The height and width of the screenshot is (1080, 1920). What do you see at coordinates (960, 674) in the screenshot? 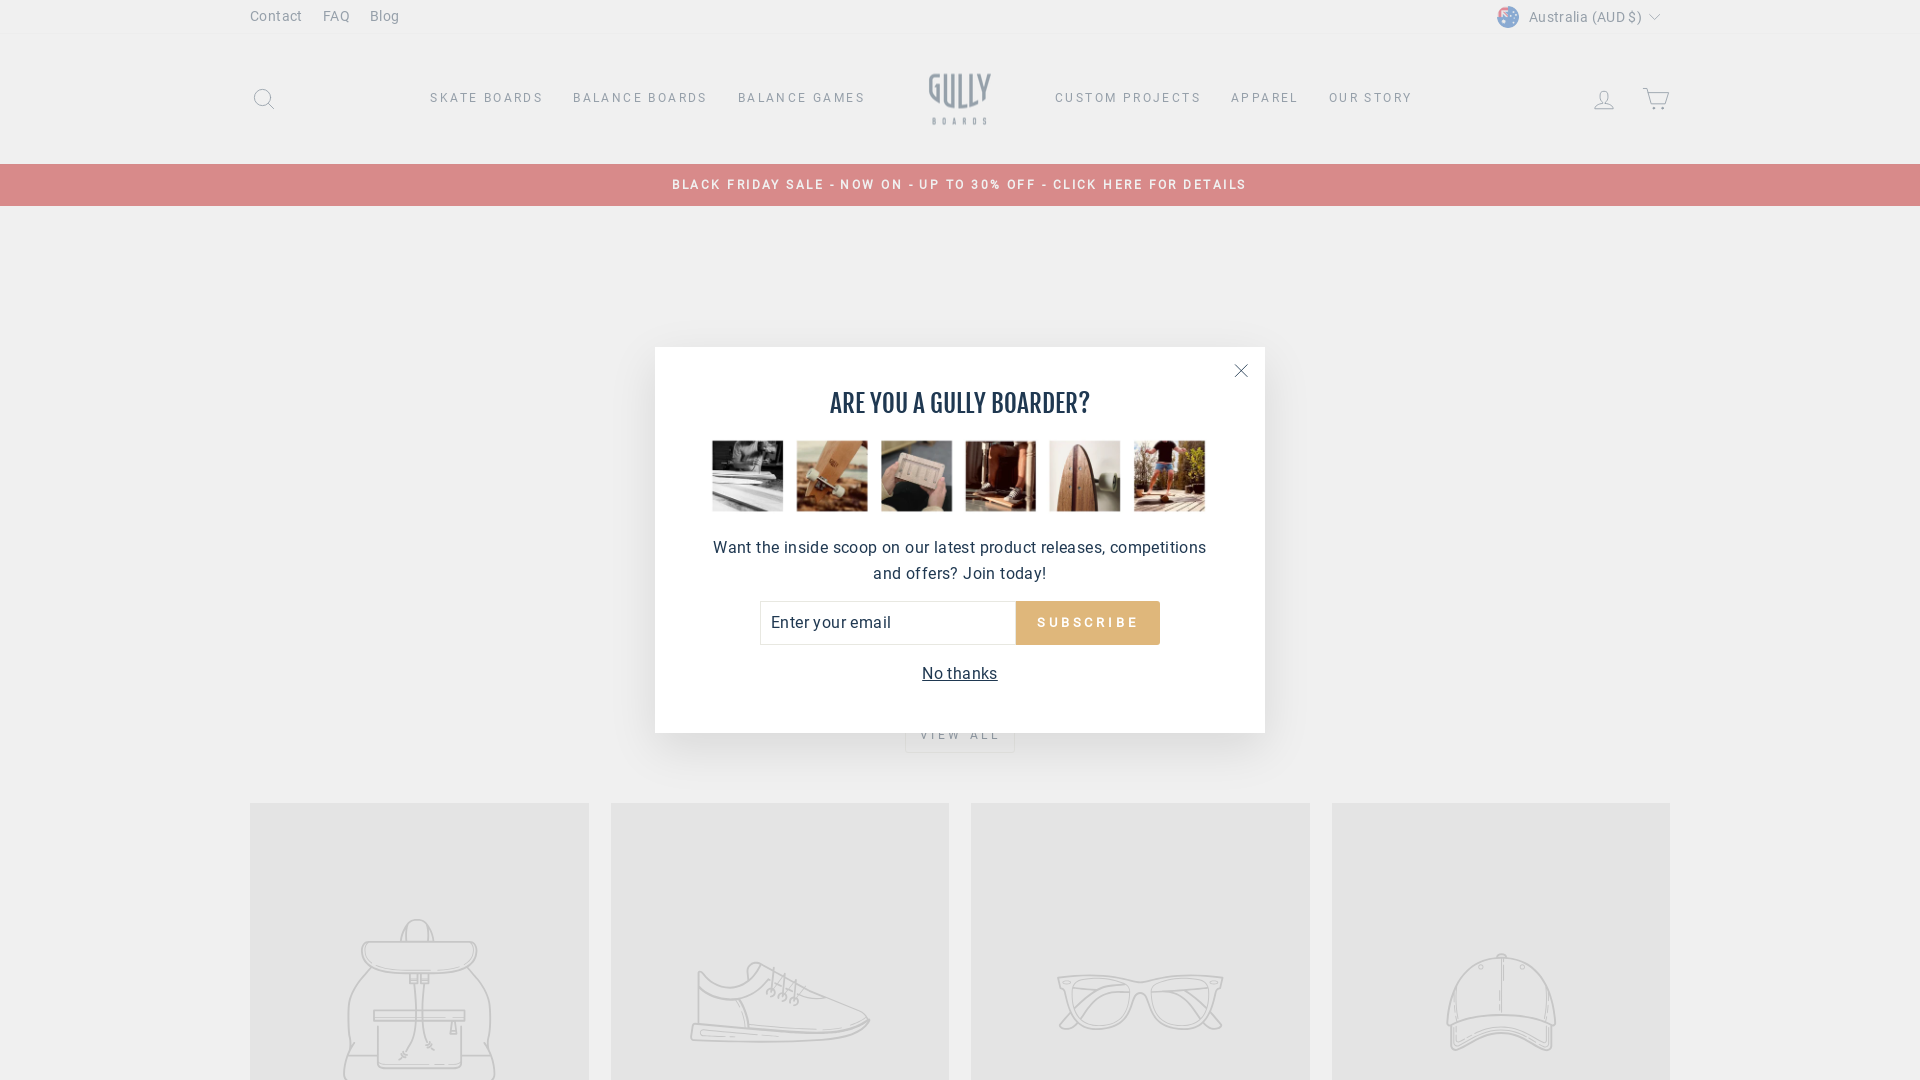
I see `'No thanks'` at bounding box center [960, 674].